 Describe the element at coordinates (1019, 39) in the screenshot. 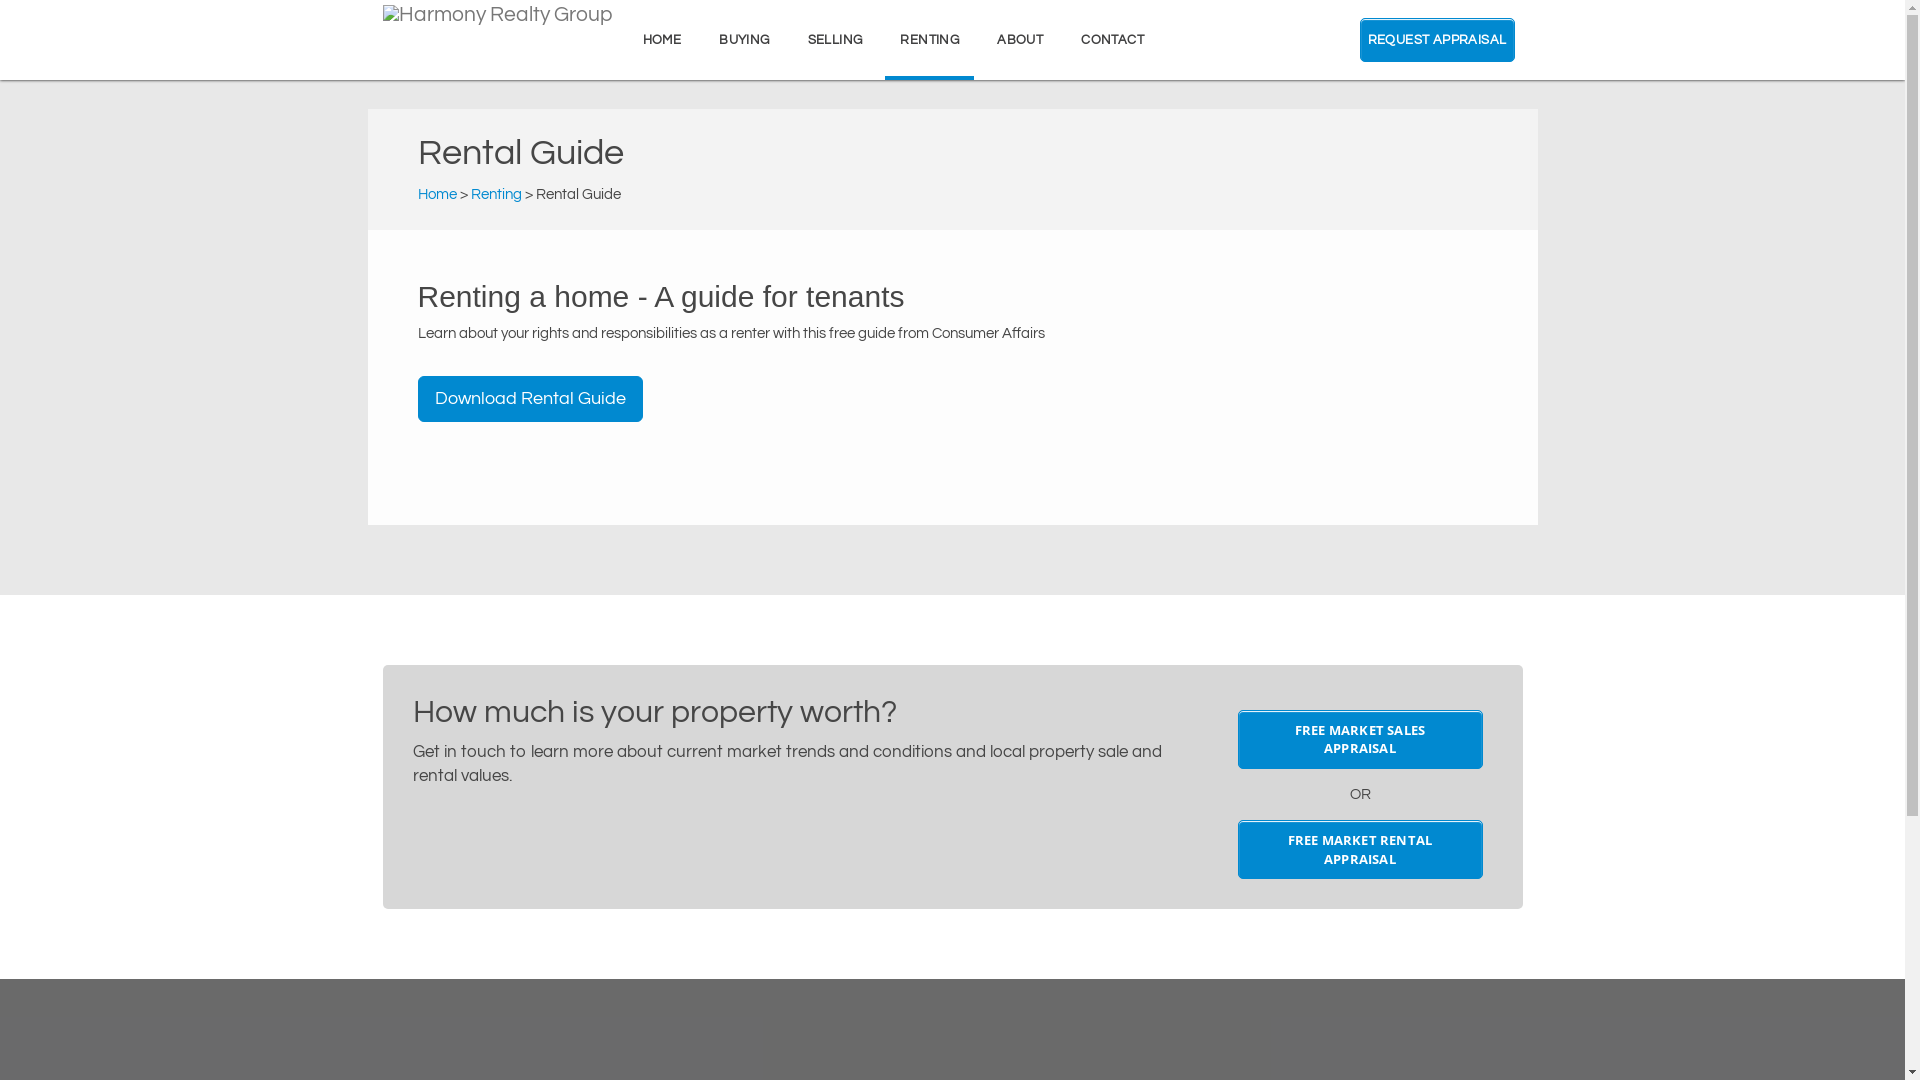

I see `'ABOUT'` at that location.